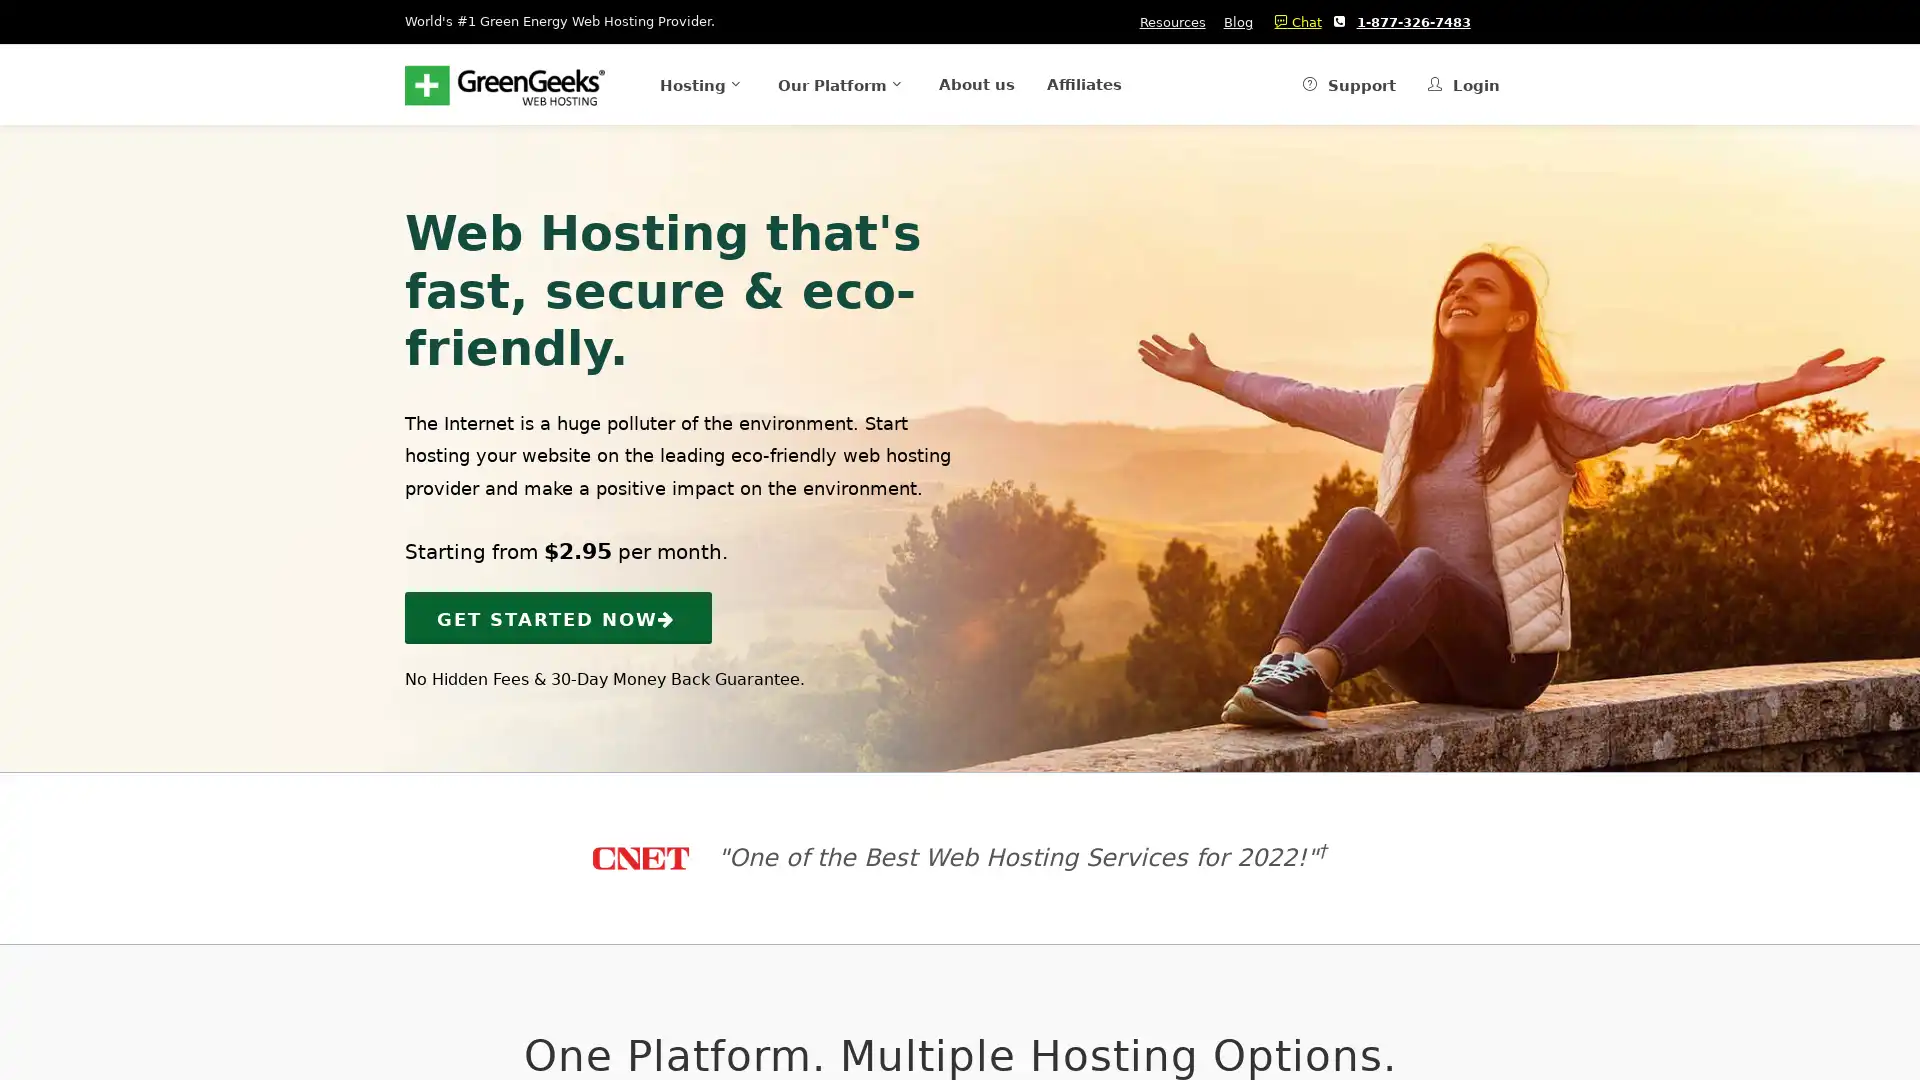 This screenshot has width=1920, height=1080. Describe the element at coordinates (670, 83) in the screenshot. I see `Menu` at that location.